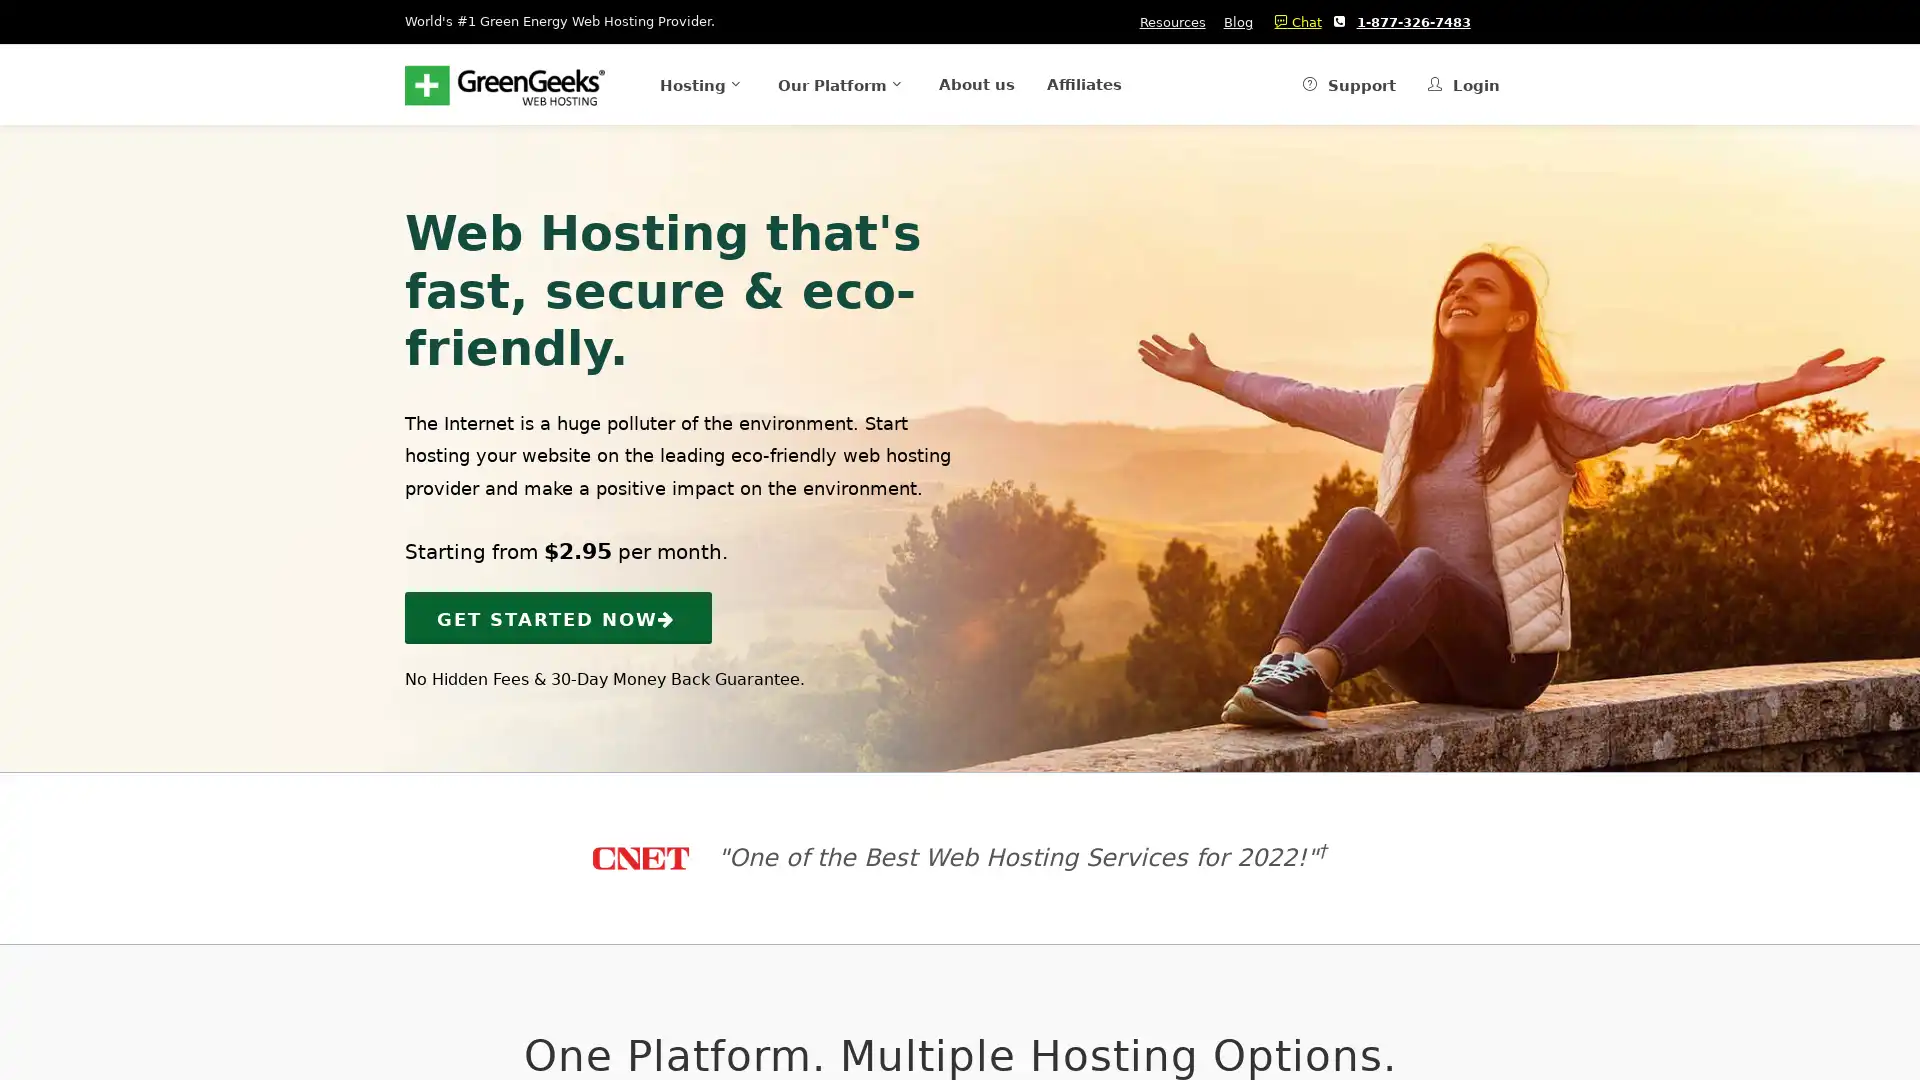 This screenshot has width=1920, height=1080. Describe the element at coordinates (670, 83) in the screenshot. I see `Menu` at that location.